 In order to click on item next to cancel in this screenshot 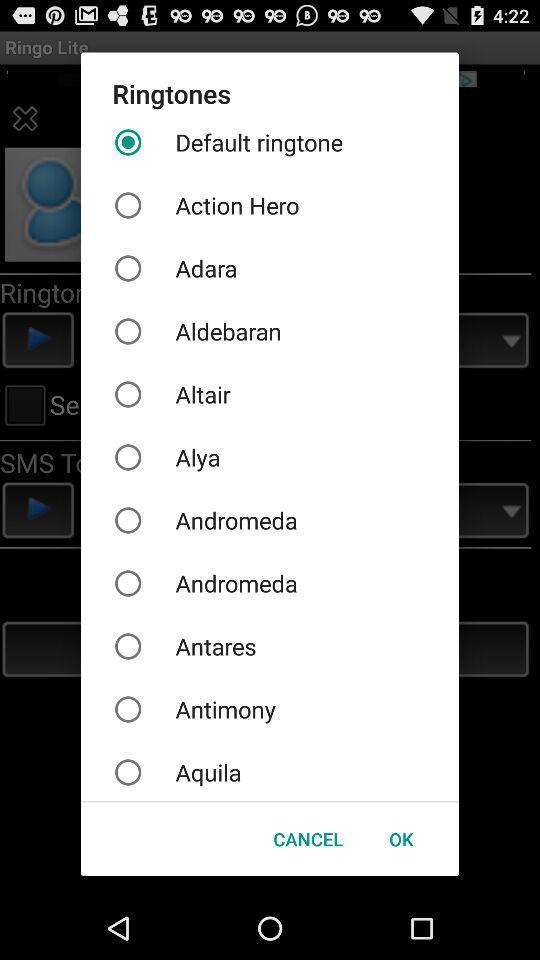, I will do `click(401, 839)`.